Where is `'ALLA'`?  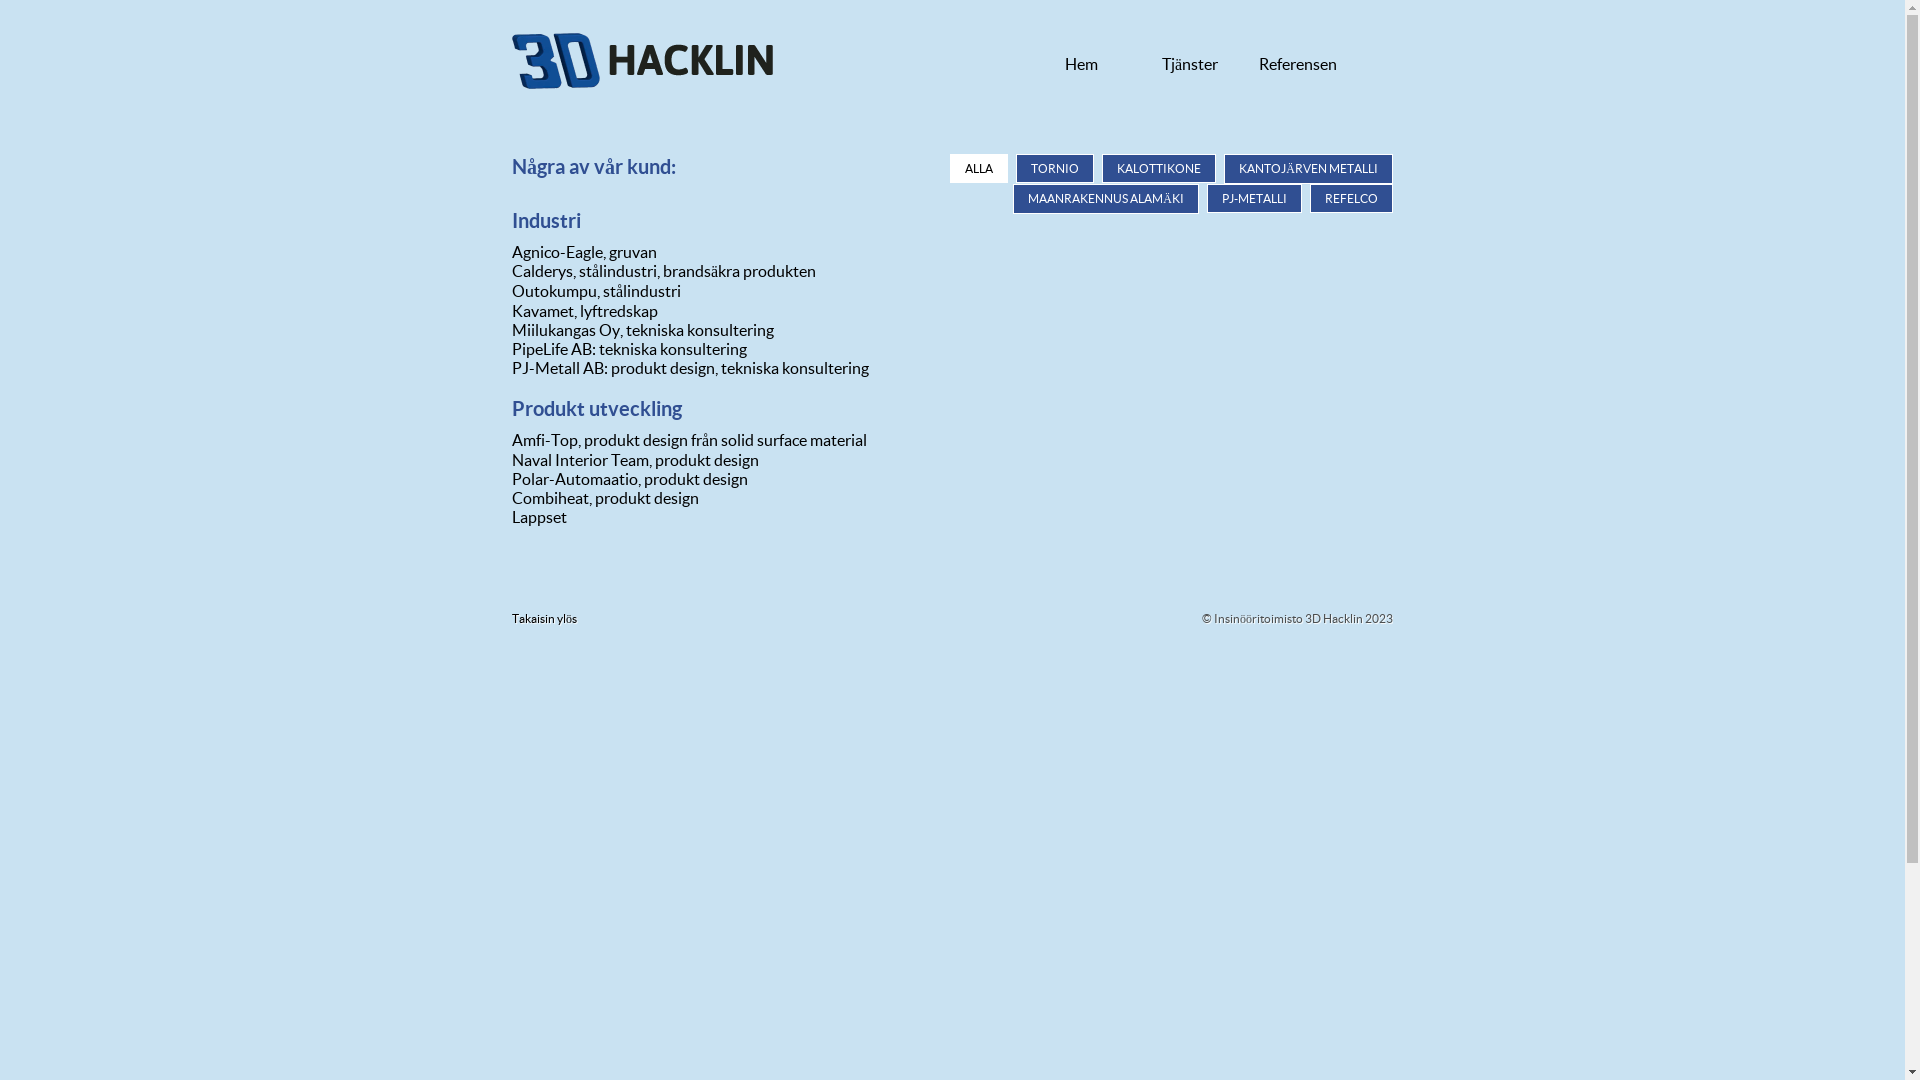
'ALLA' is located at coordinates (949, 167).